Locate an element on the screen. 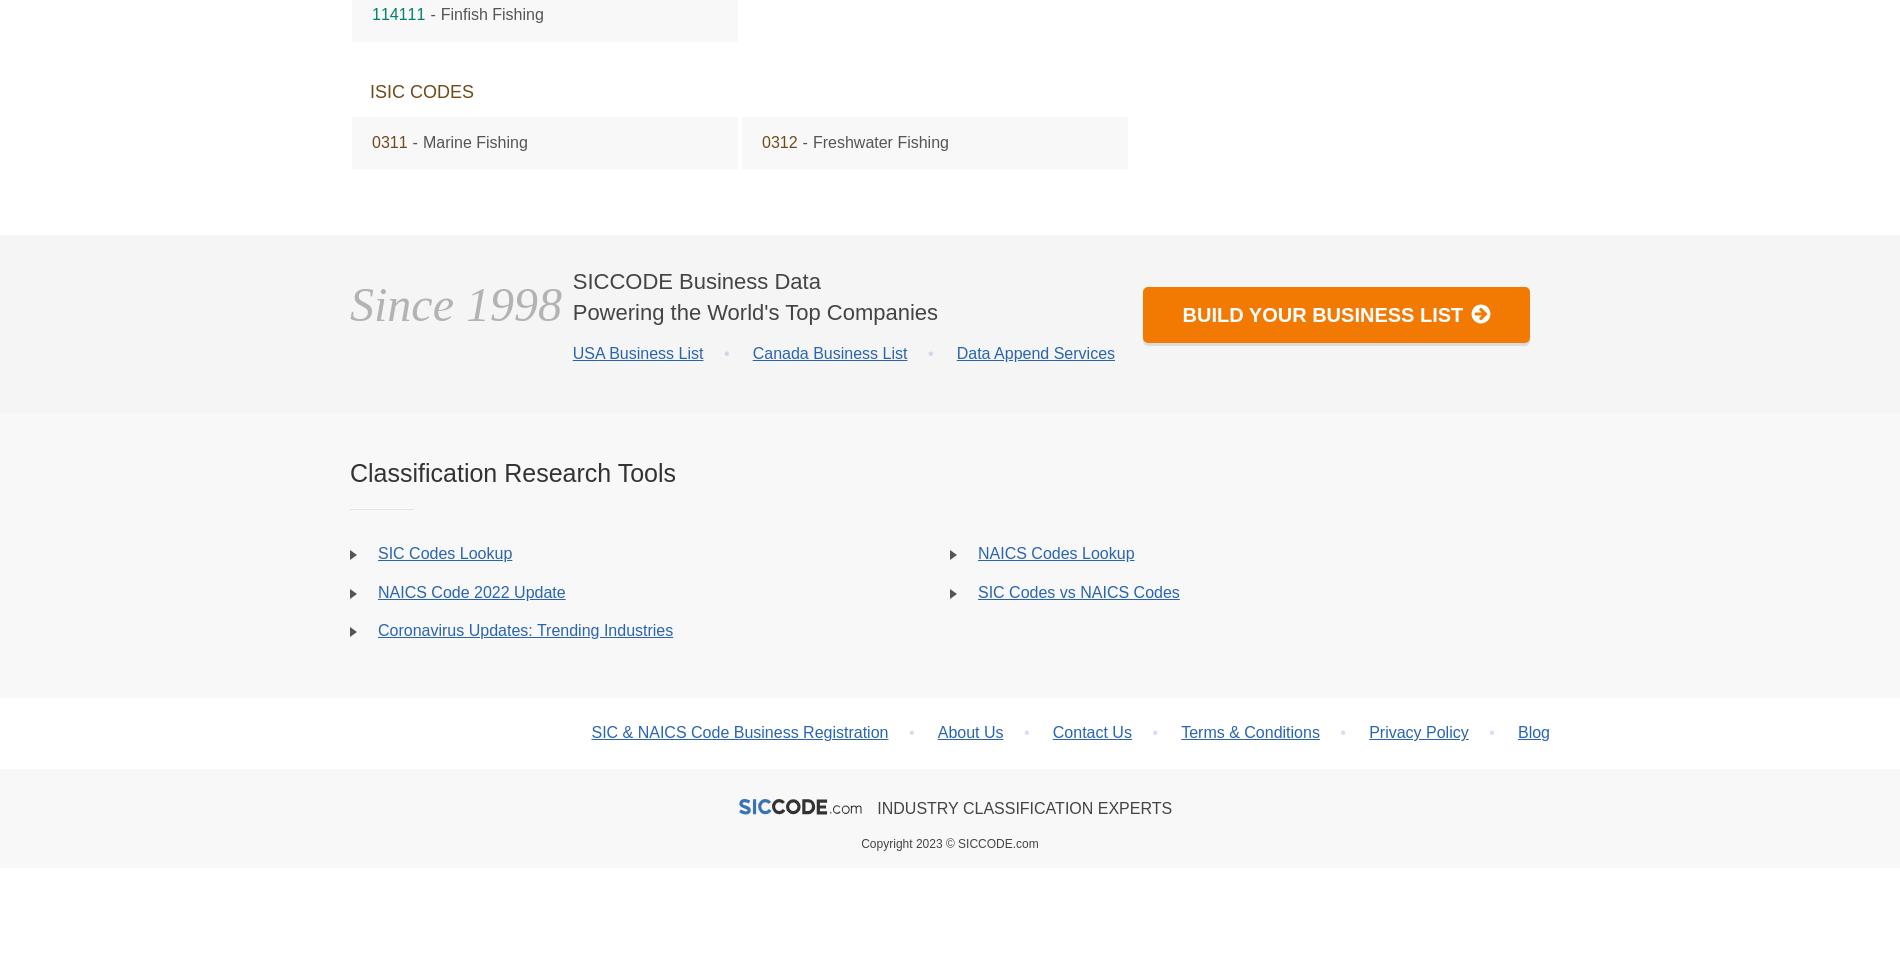 This screenshot has height=968, width=1900. 'NAICS Codes Lookup' is located at coordinates (1056, 552).